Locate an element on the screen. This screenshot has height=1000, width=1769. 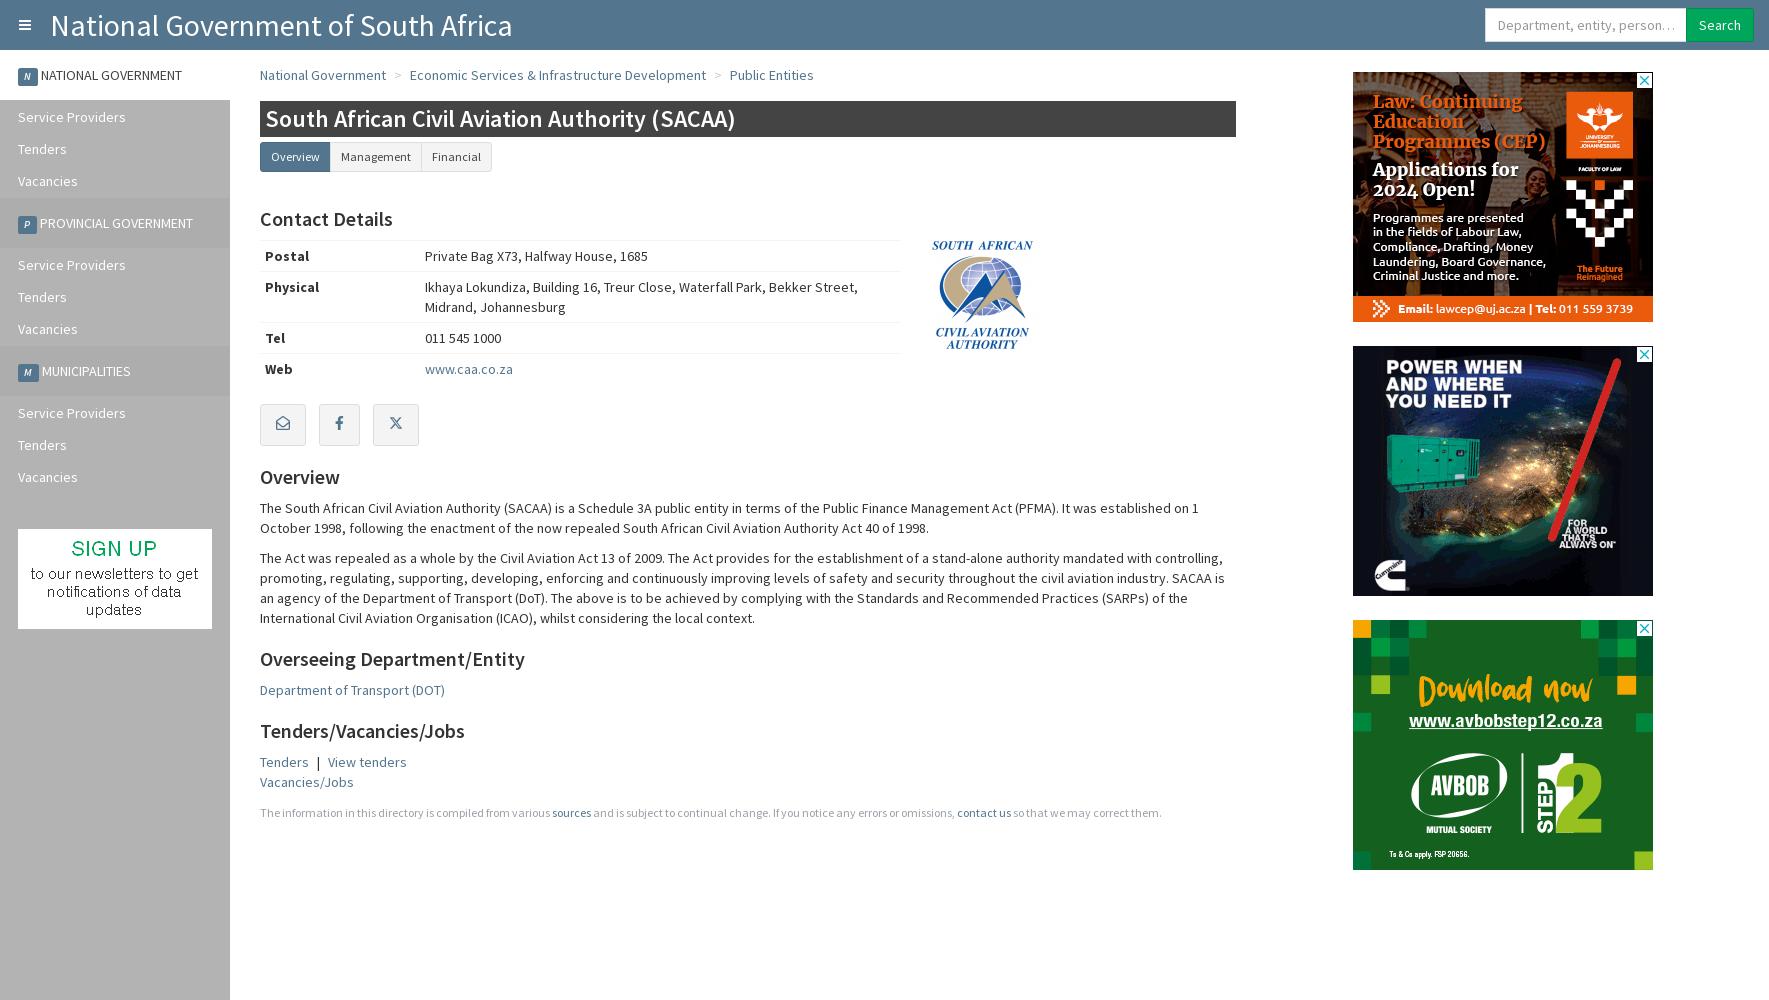
'Management' is located at coordinates (374, 156).